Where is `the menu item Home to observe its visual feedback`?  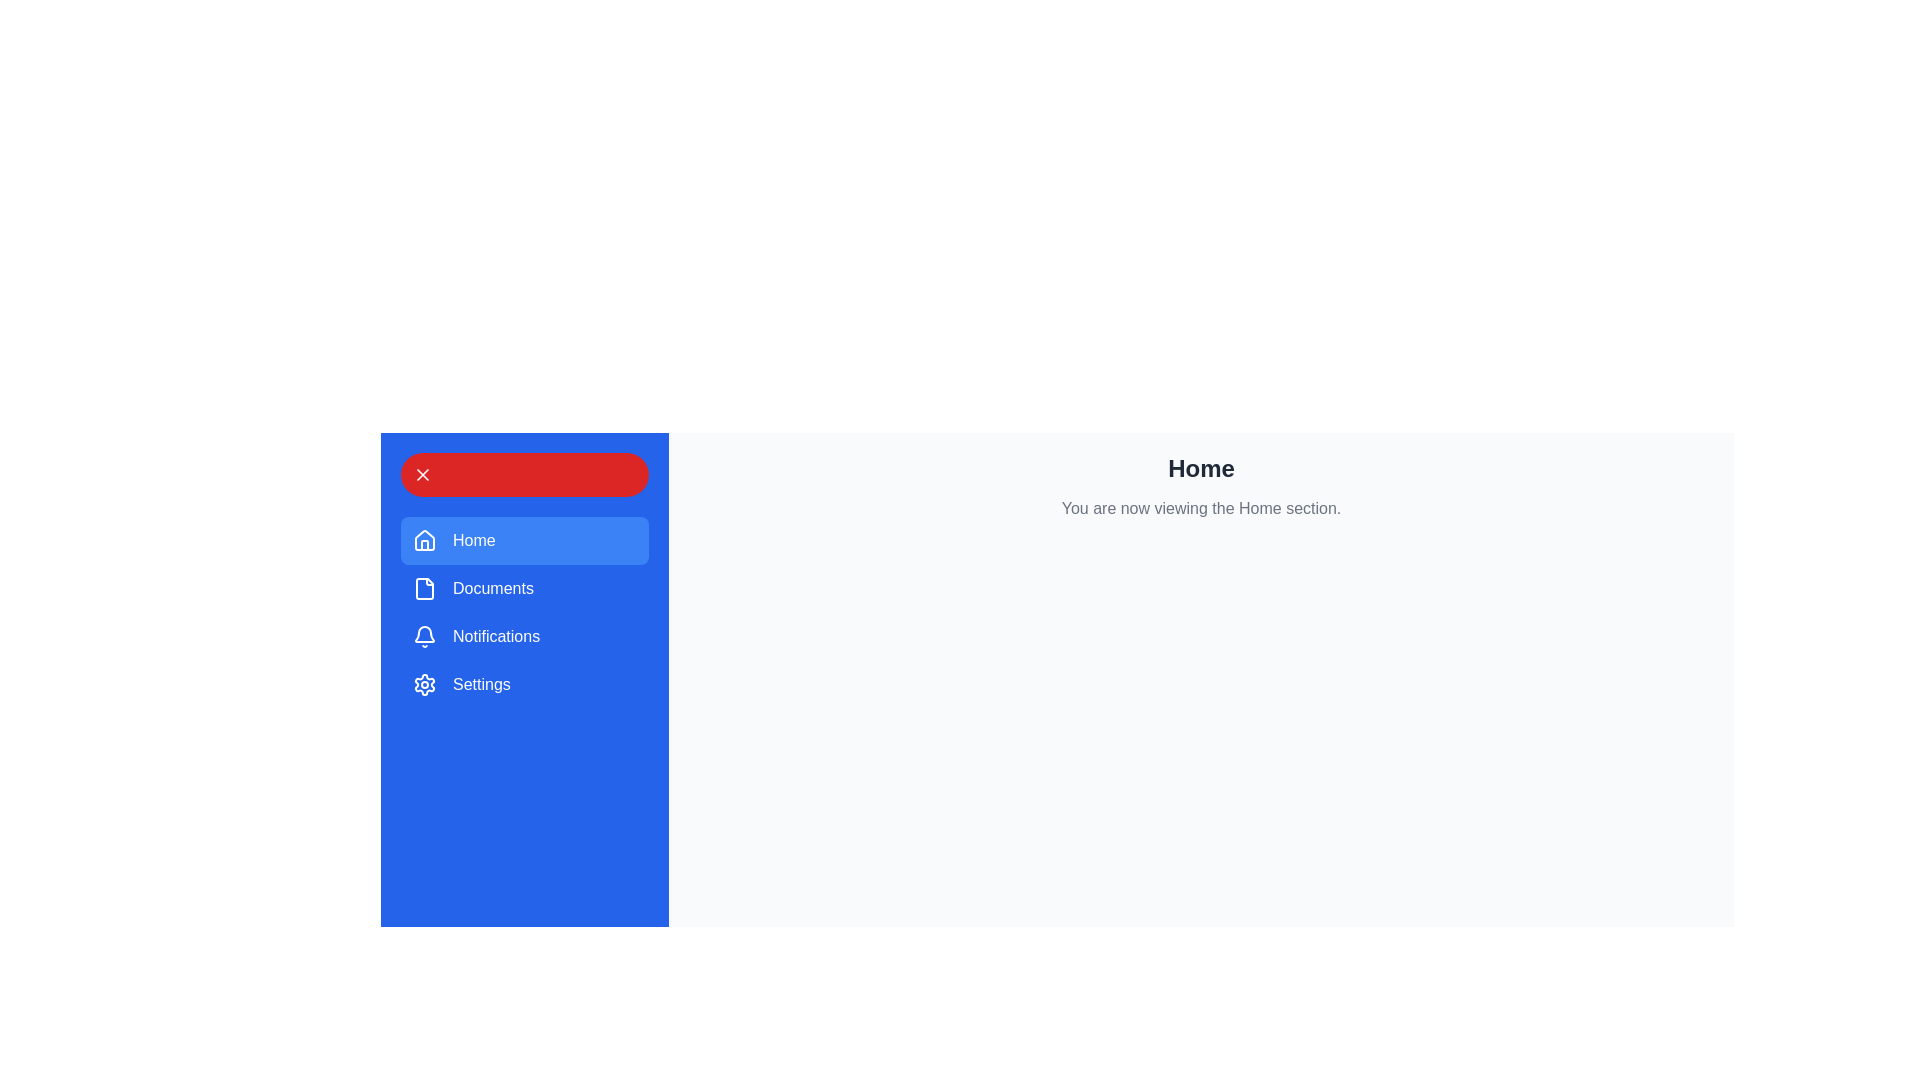 the menu item Home to observe its visual feedback is located at coordinates (524, 540).